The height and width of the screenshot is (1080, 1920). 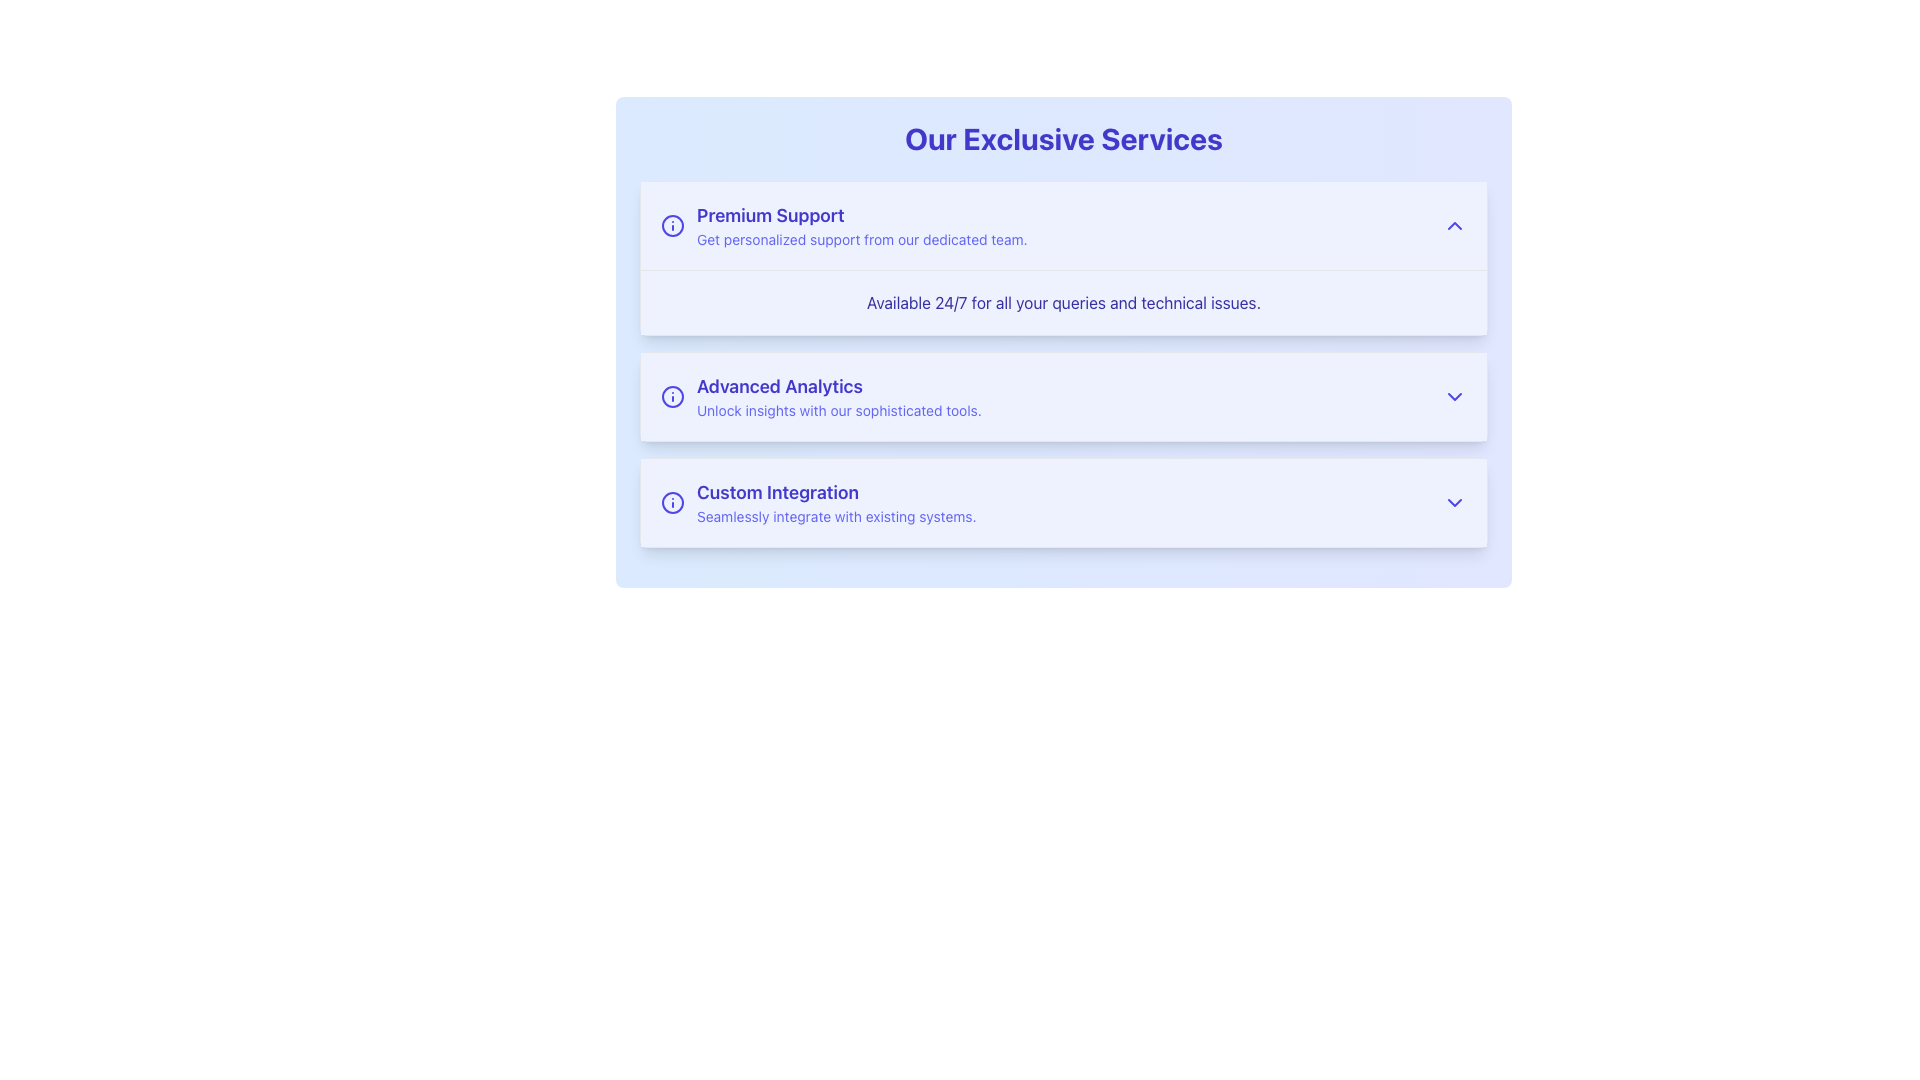 I want to click on the text label reading 'Available 24/7 for all your queries and technical issues.' which is styled in indigo and located beneath the 'Premium Support' header in the 'Our Exclusive Services' section, so click(x=1063, y=303).